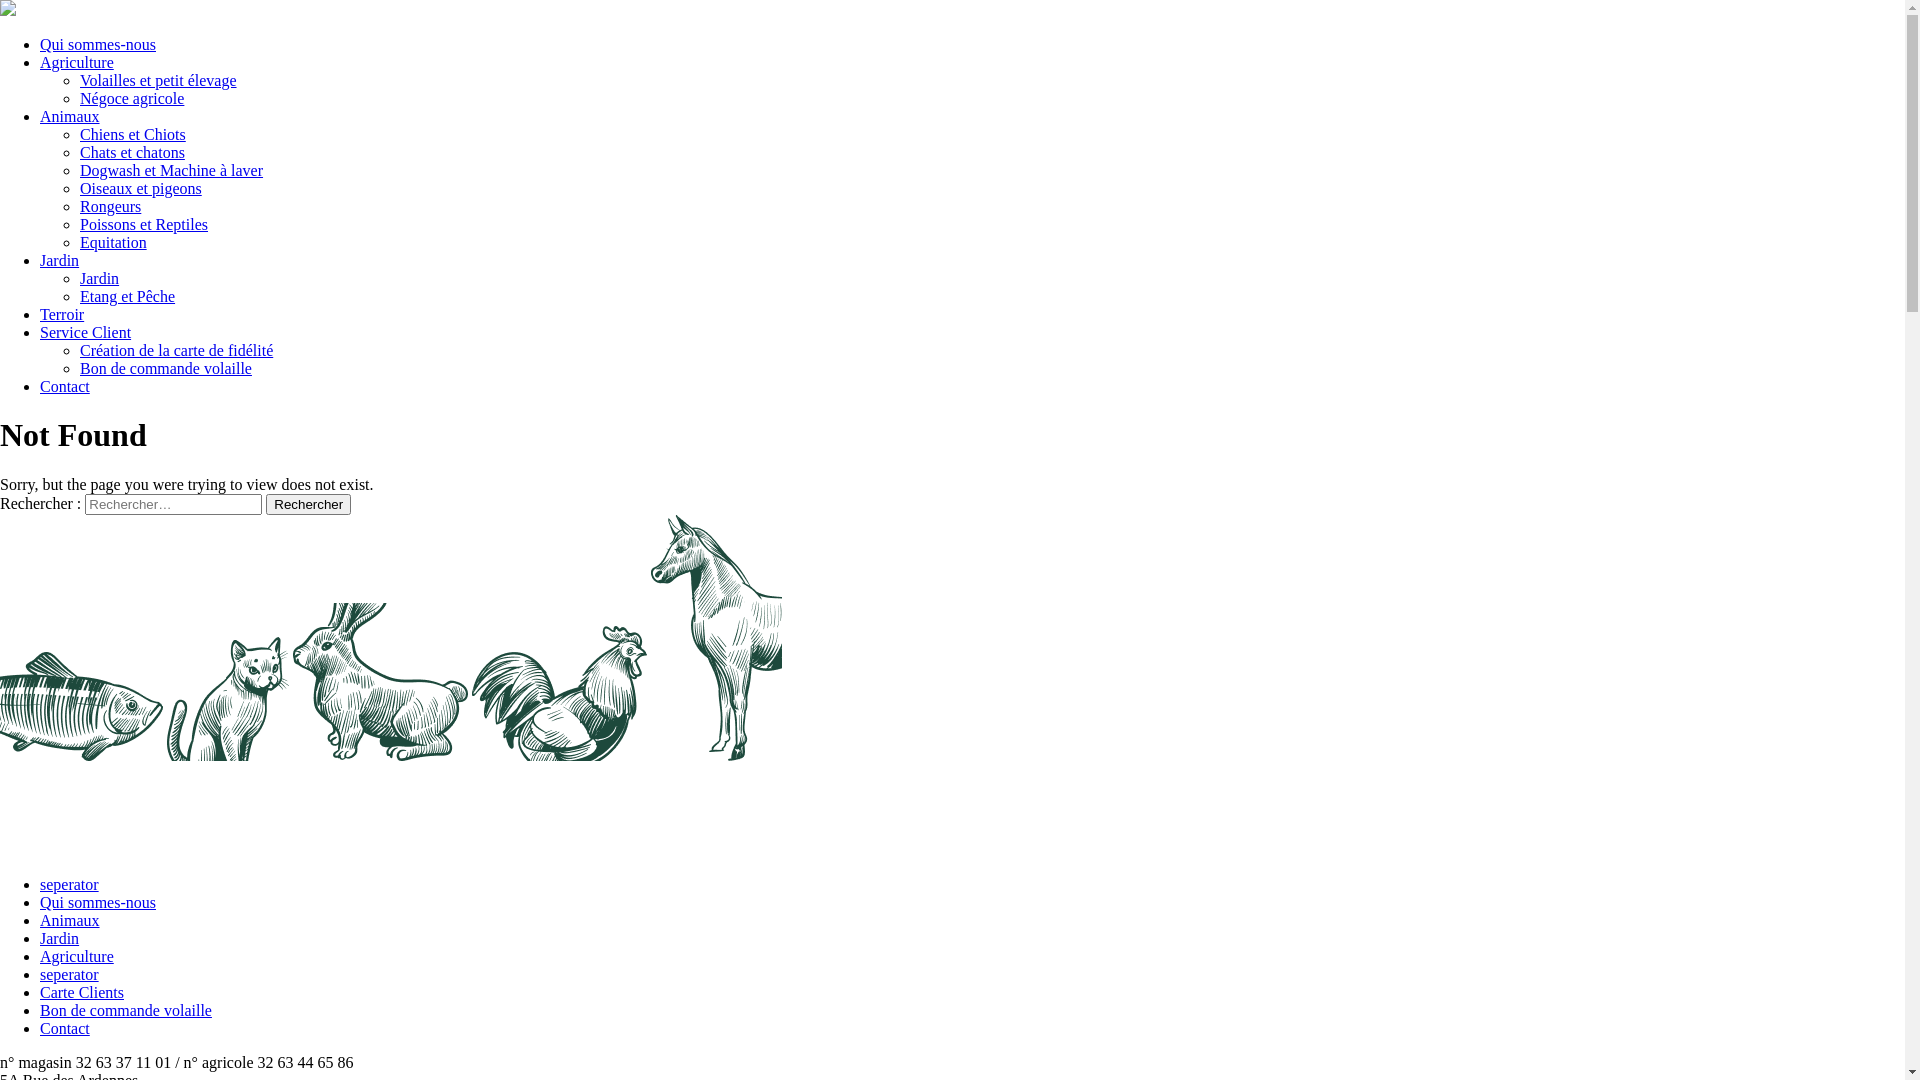 The image size is (1920, 1080). What do you see at coordinates (39, 955) in the screenshot?
I see `'Agriculture'` at bounding box center [39, 955].